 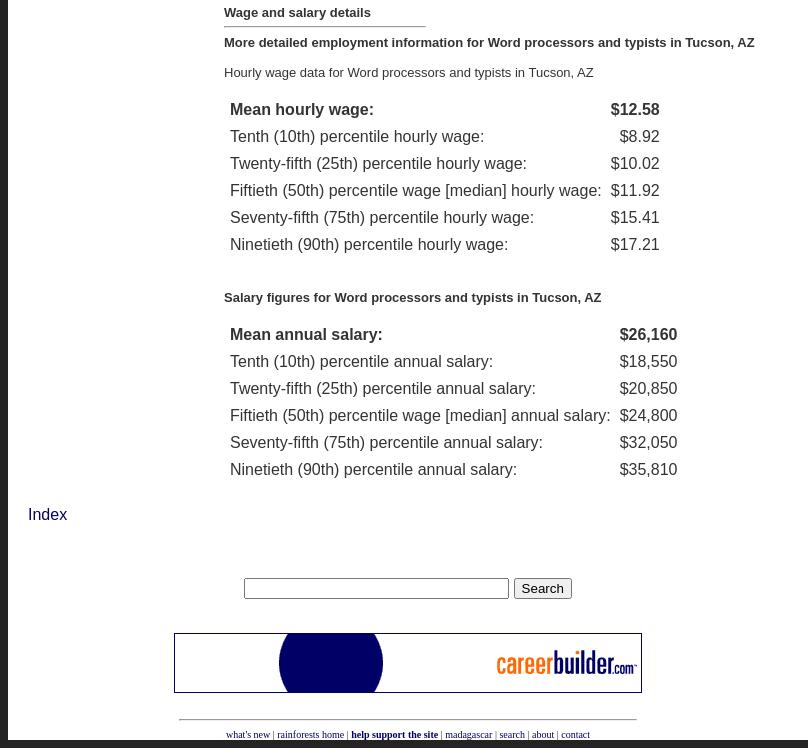 What do you see at coordinates (393, 732) in the screenshot?
I see `'help support the site'` at bounding box center [393, 732].